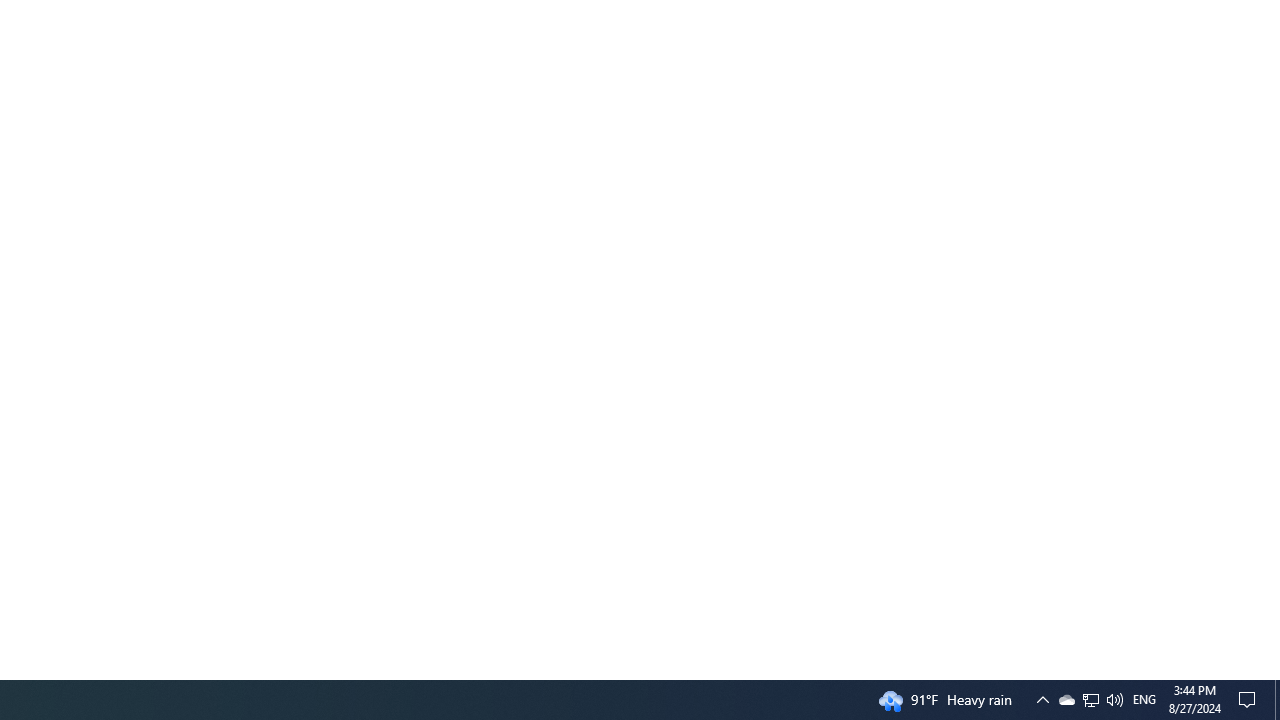 Image resolution: width=1280 pixels, height=720 pixels. What do you see at coordinates (1089, 698) in the screenshot?
I see `'Notification Chevron'` at bounding box center [1089, 698].